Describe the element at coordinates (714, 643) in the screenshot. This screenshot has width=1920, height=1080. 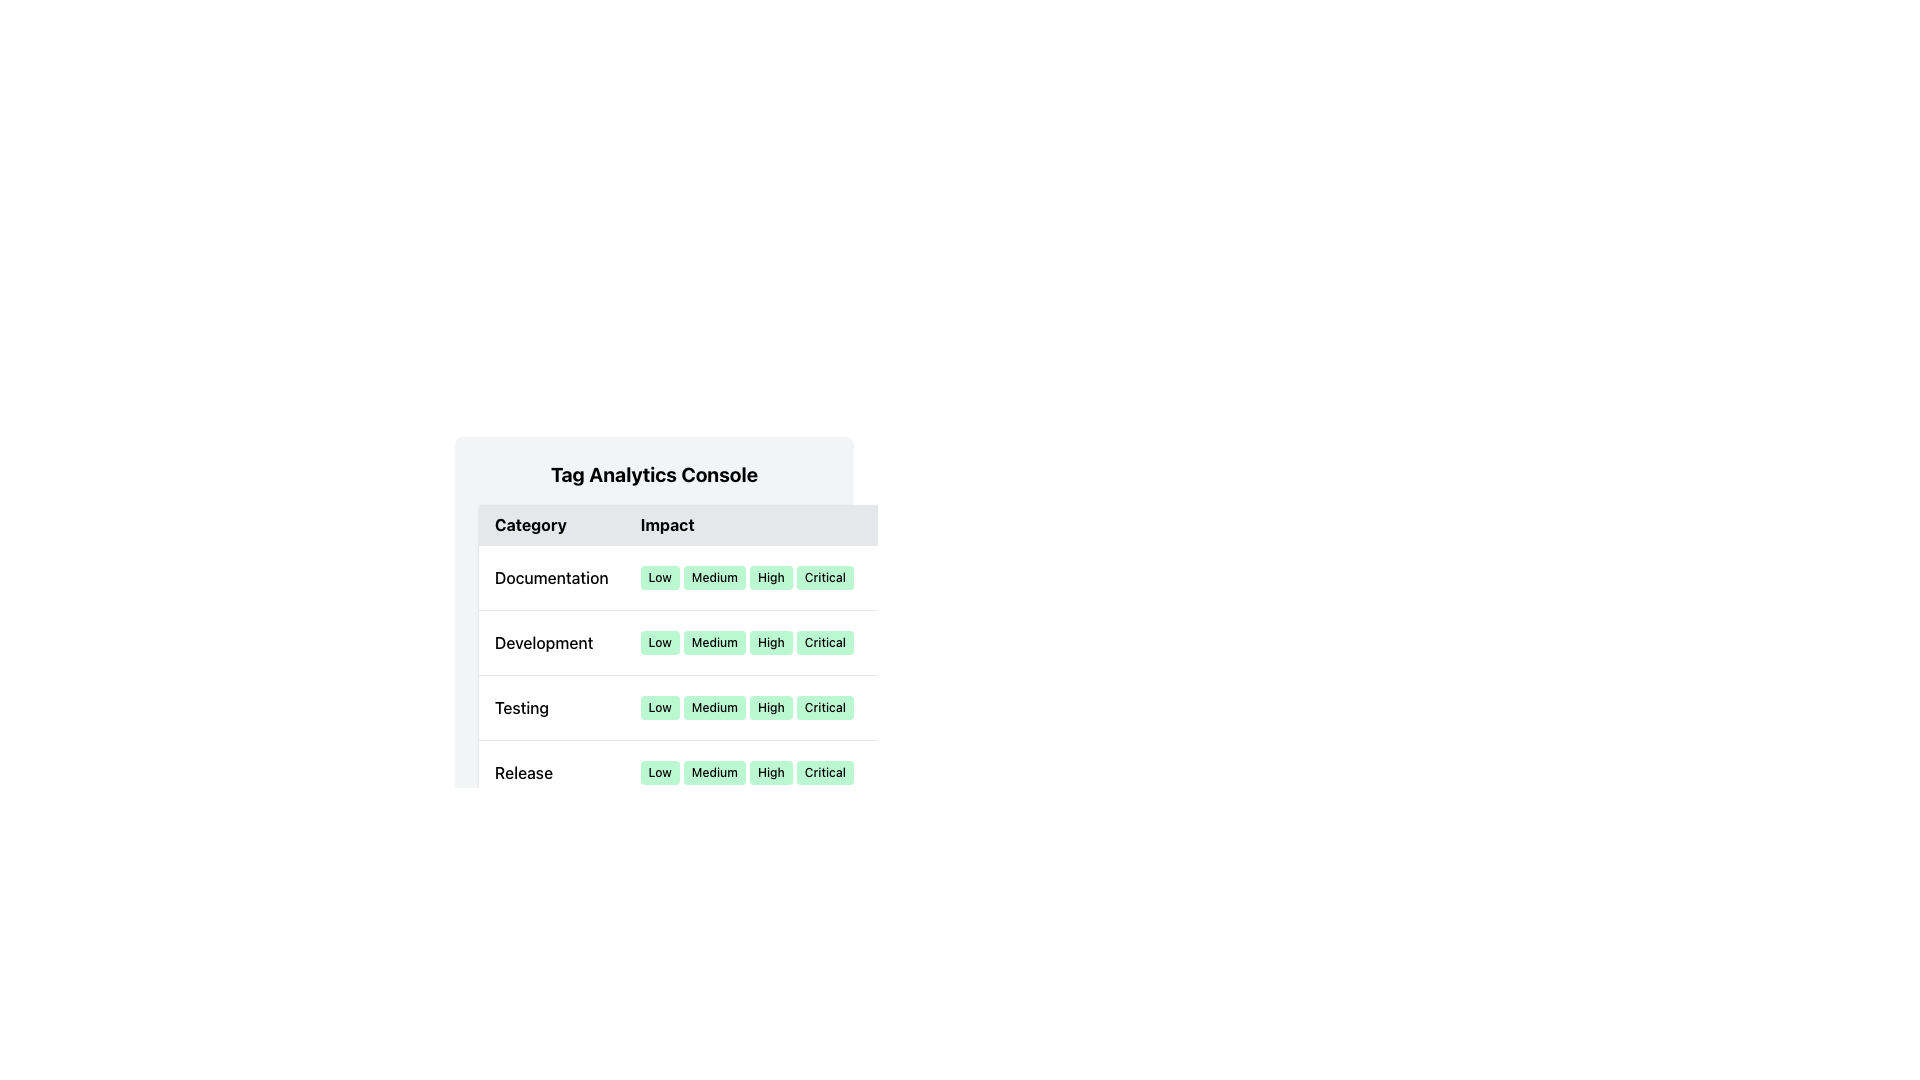
I see `the label with the text 'Medium', which is the second label in the 'Development' row under the 'Impact' category, to interact with it` at that location.